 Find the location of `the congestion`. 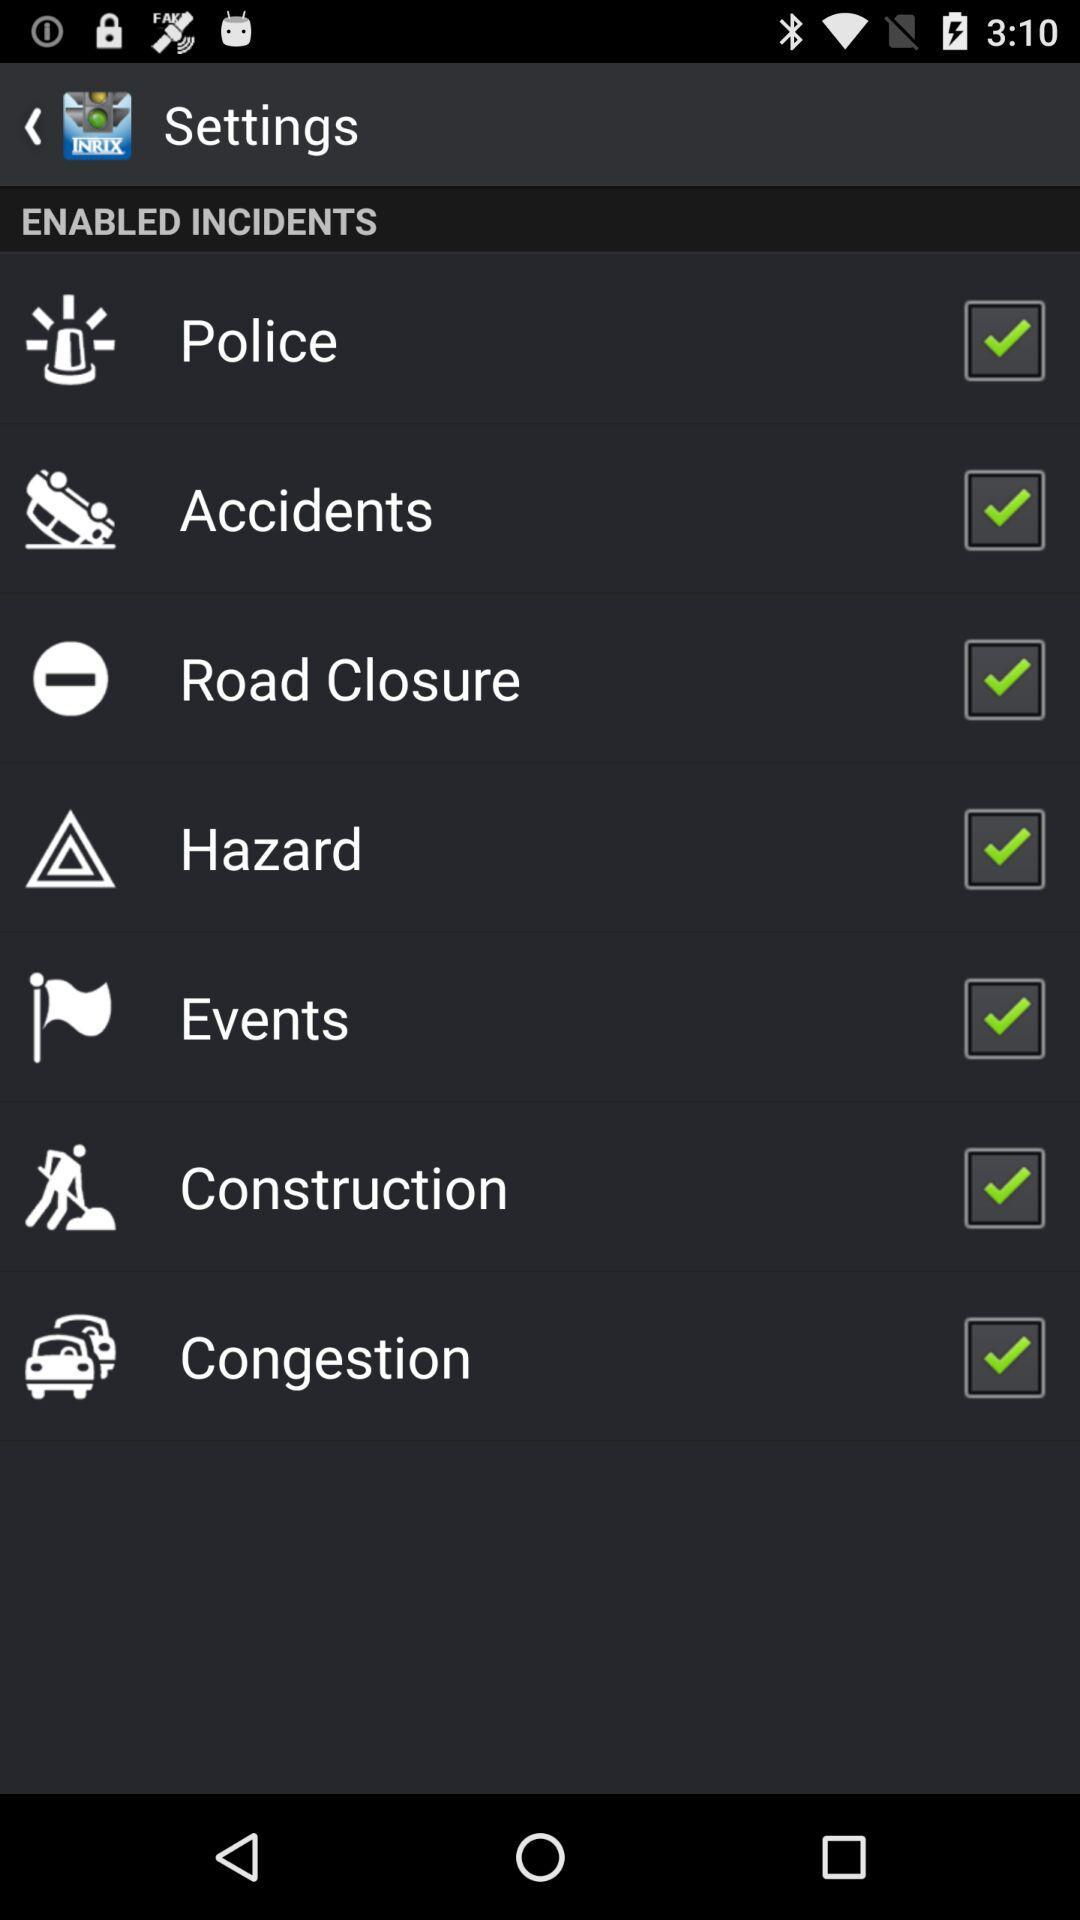

the congestion is located at coordinates (324, 1355).